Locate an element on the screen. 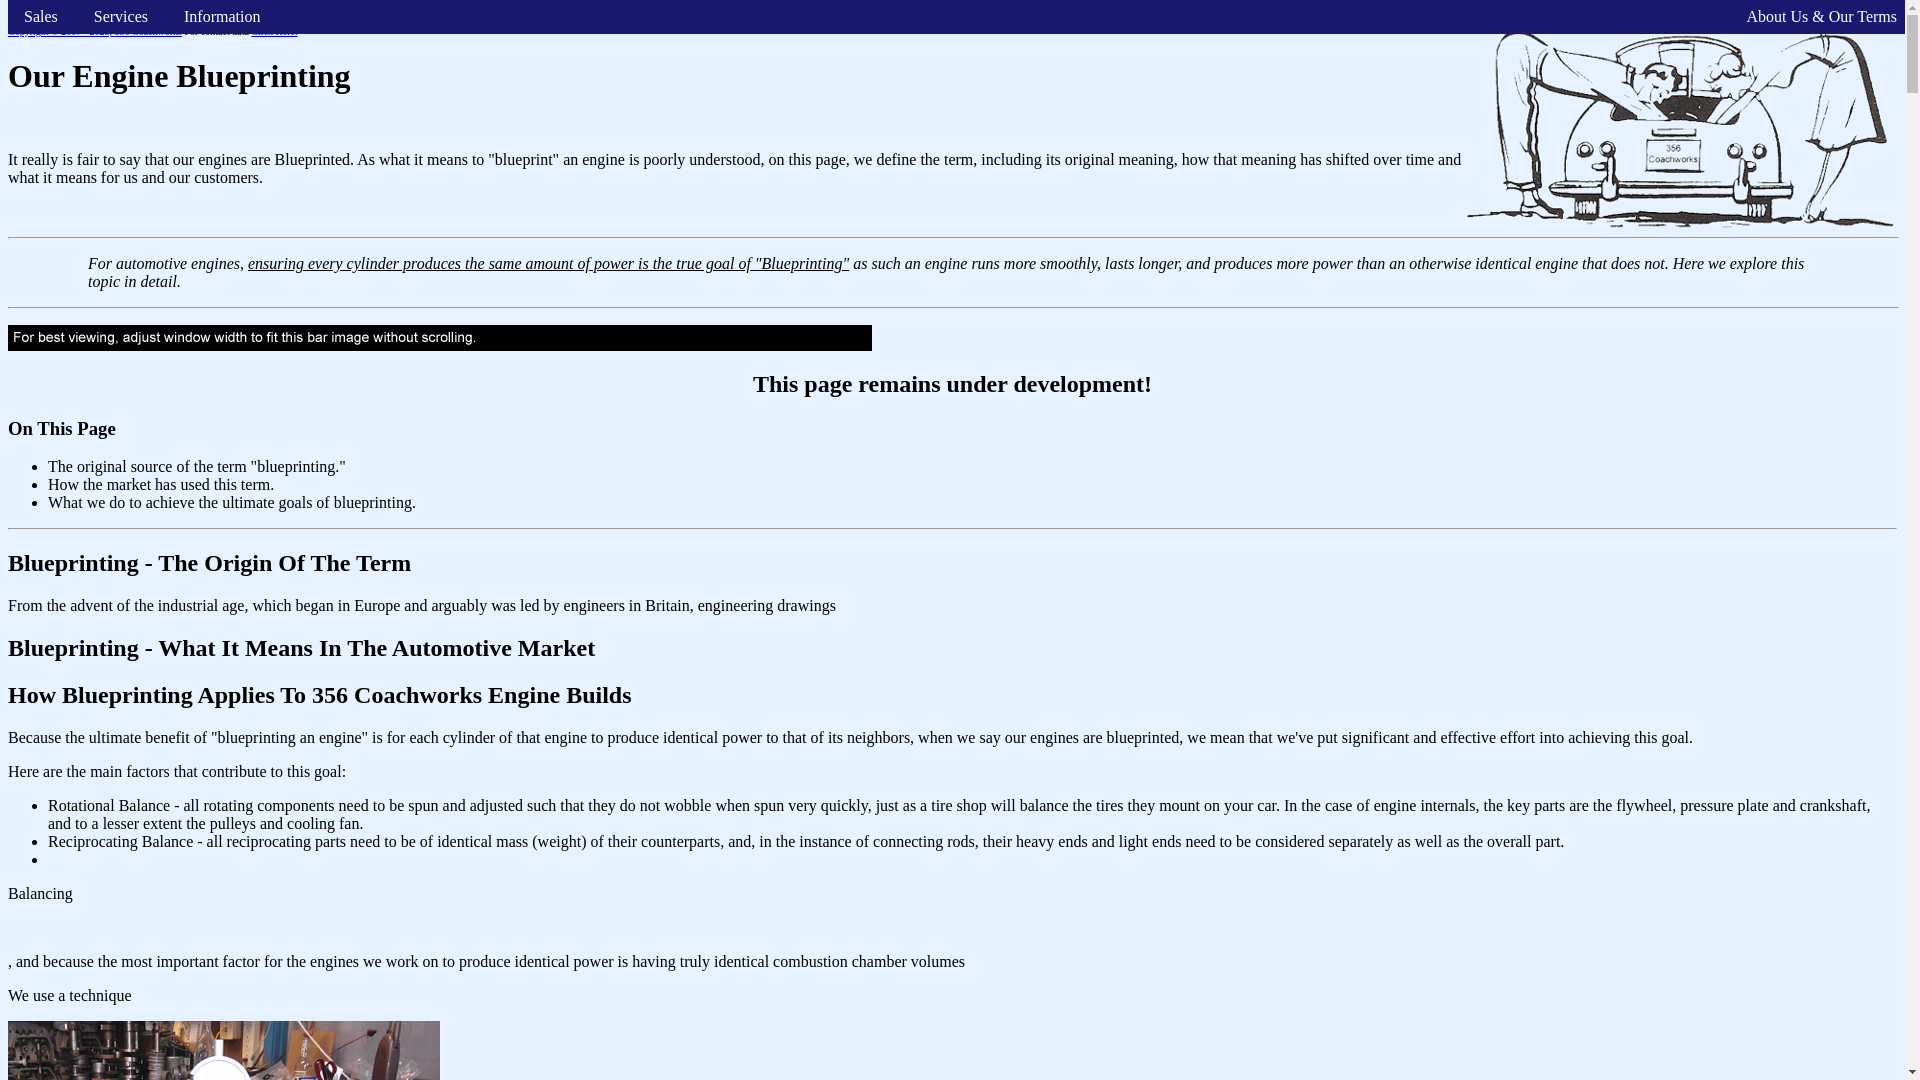  'About Us & Our Terms' is located at coordinates (1821, 16).